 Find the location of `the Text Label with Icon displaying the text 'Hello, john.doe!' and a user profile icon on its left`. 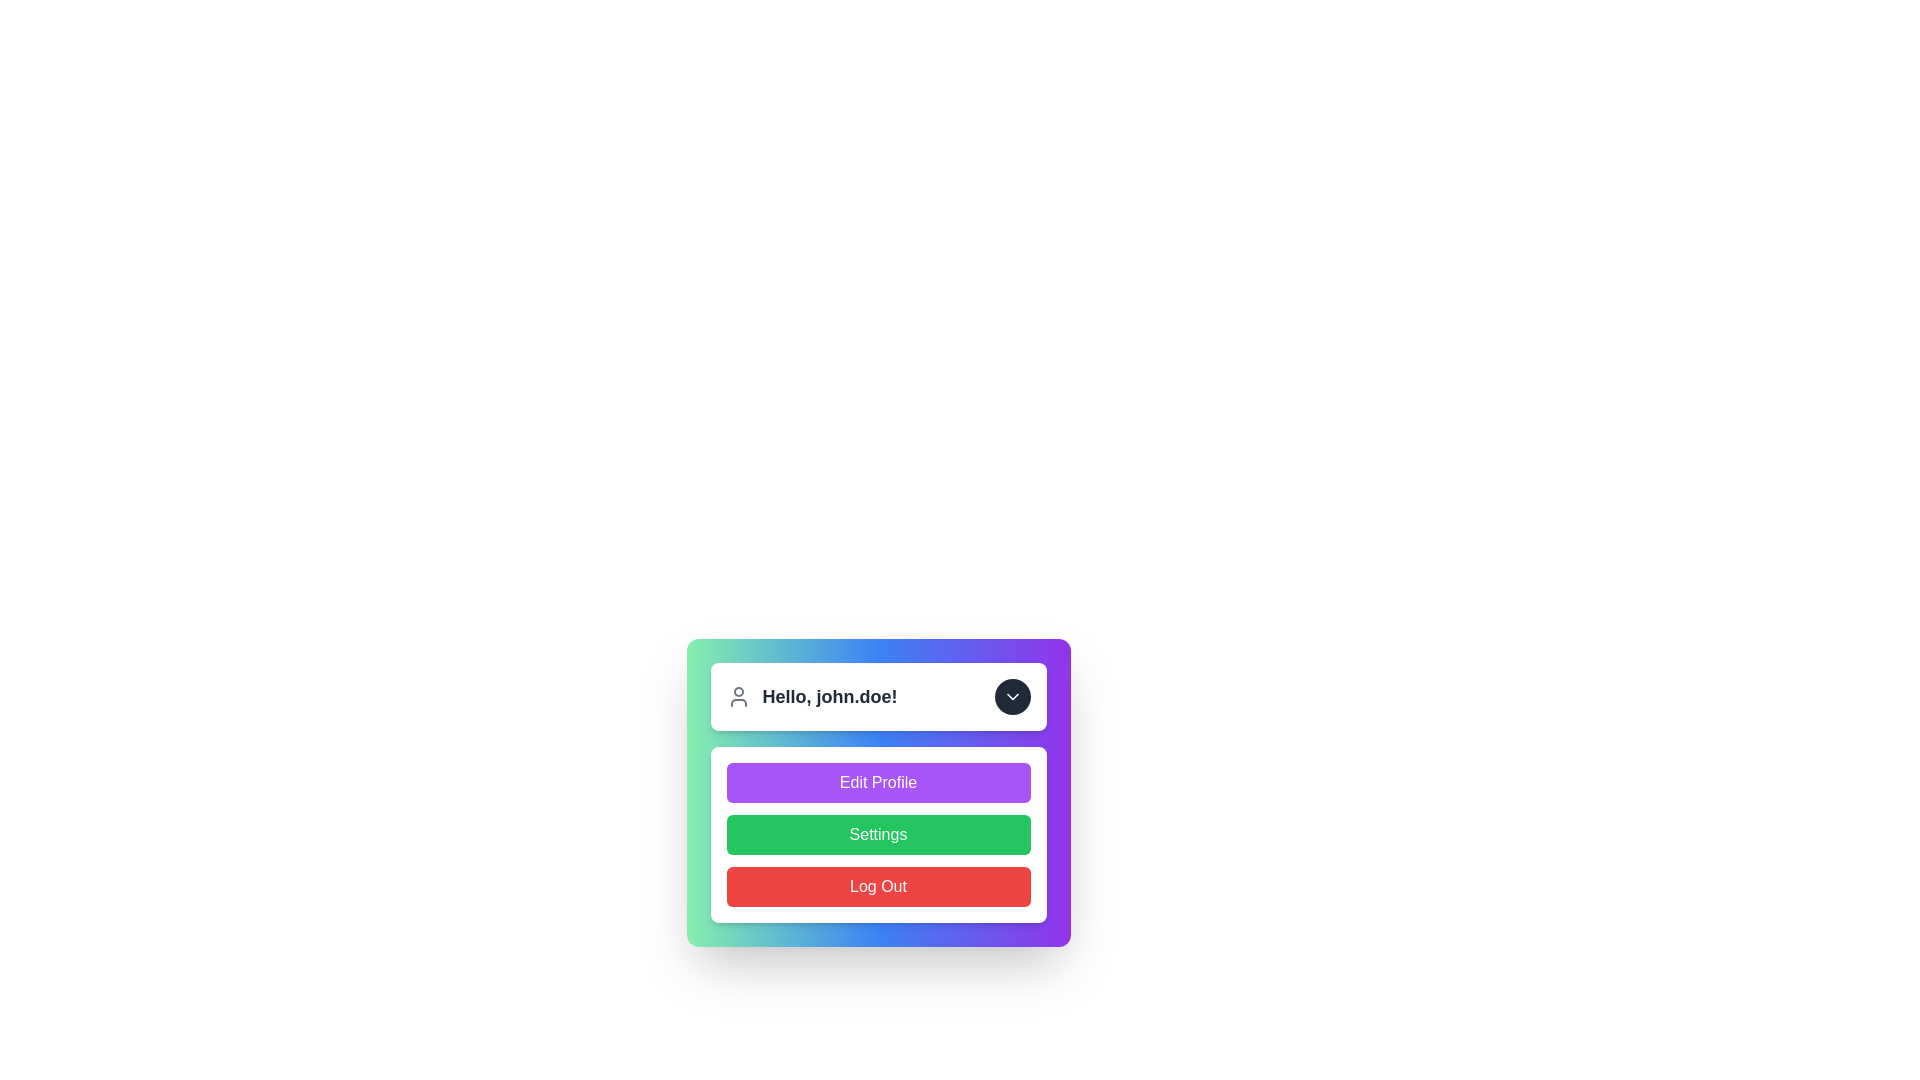

the Text Label with Icon displaying the text 'Hello, john.doe!' and a user profile icon on its left is located at coordinates (811, 696).